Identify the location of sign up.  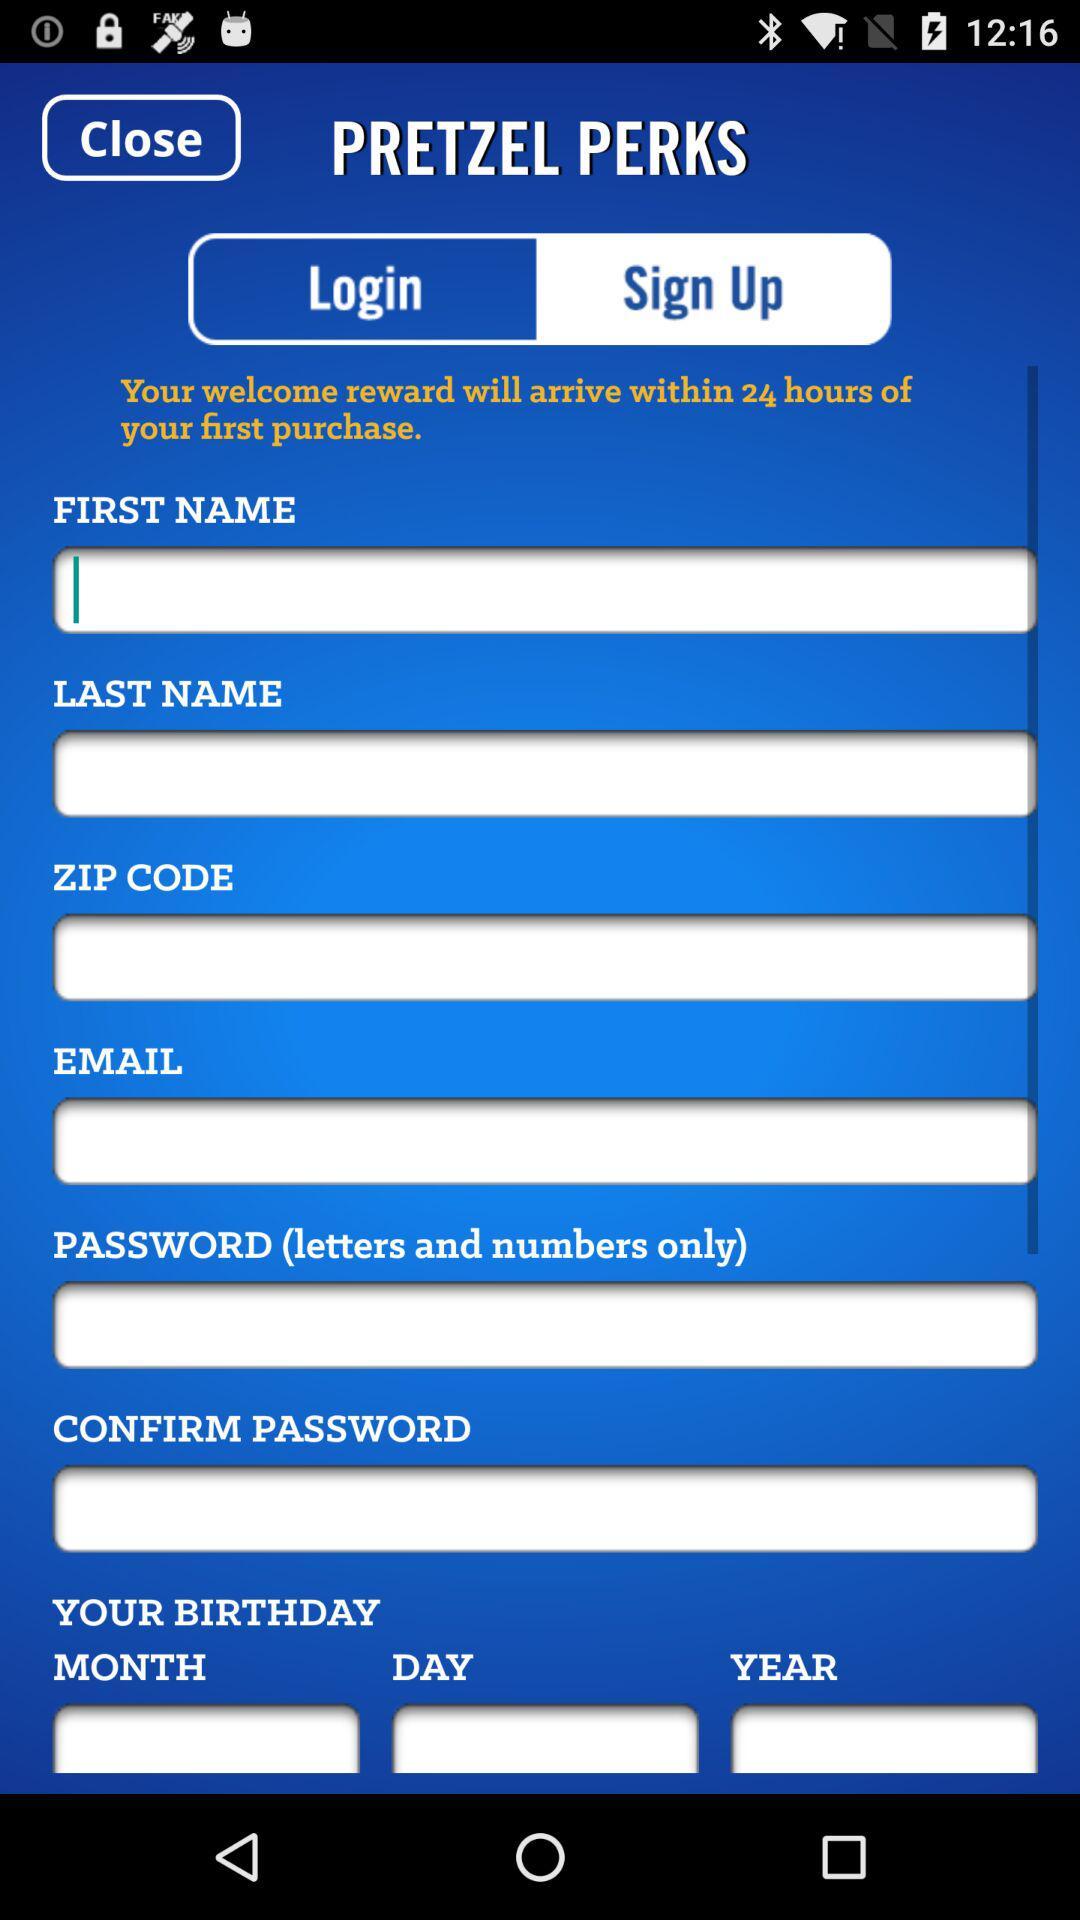
(715, 288).